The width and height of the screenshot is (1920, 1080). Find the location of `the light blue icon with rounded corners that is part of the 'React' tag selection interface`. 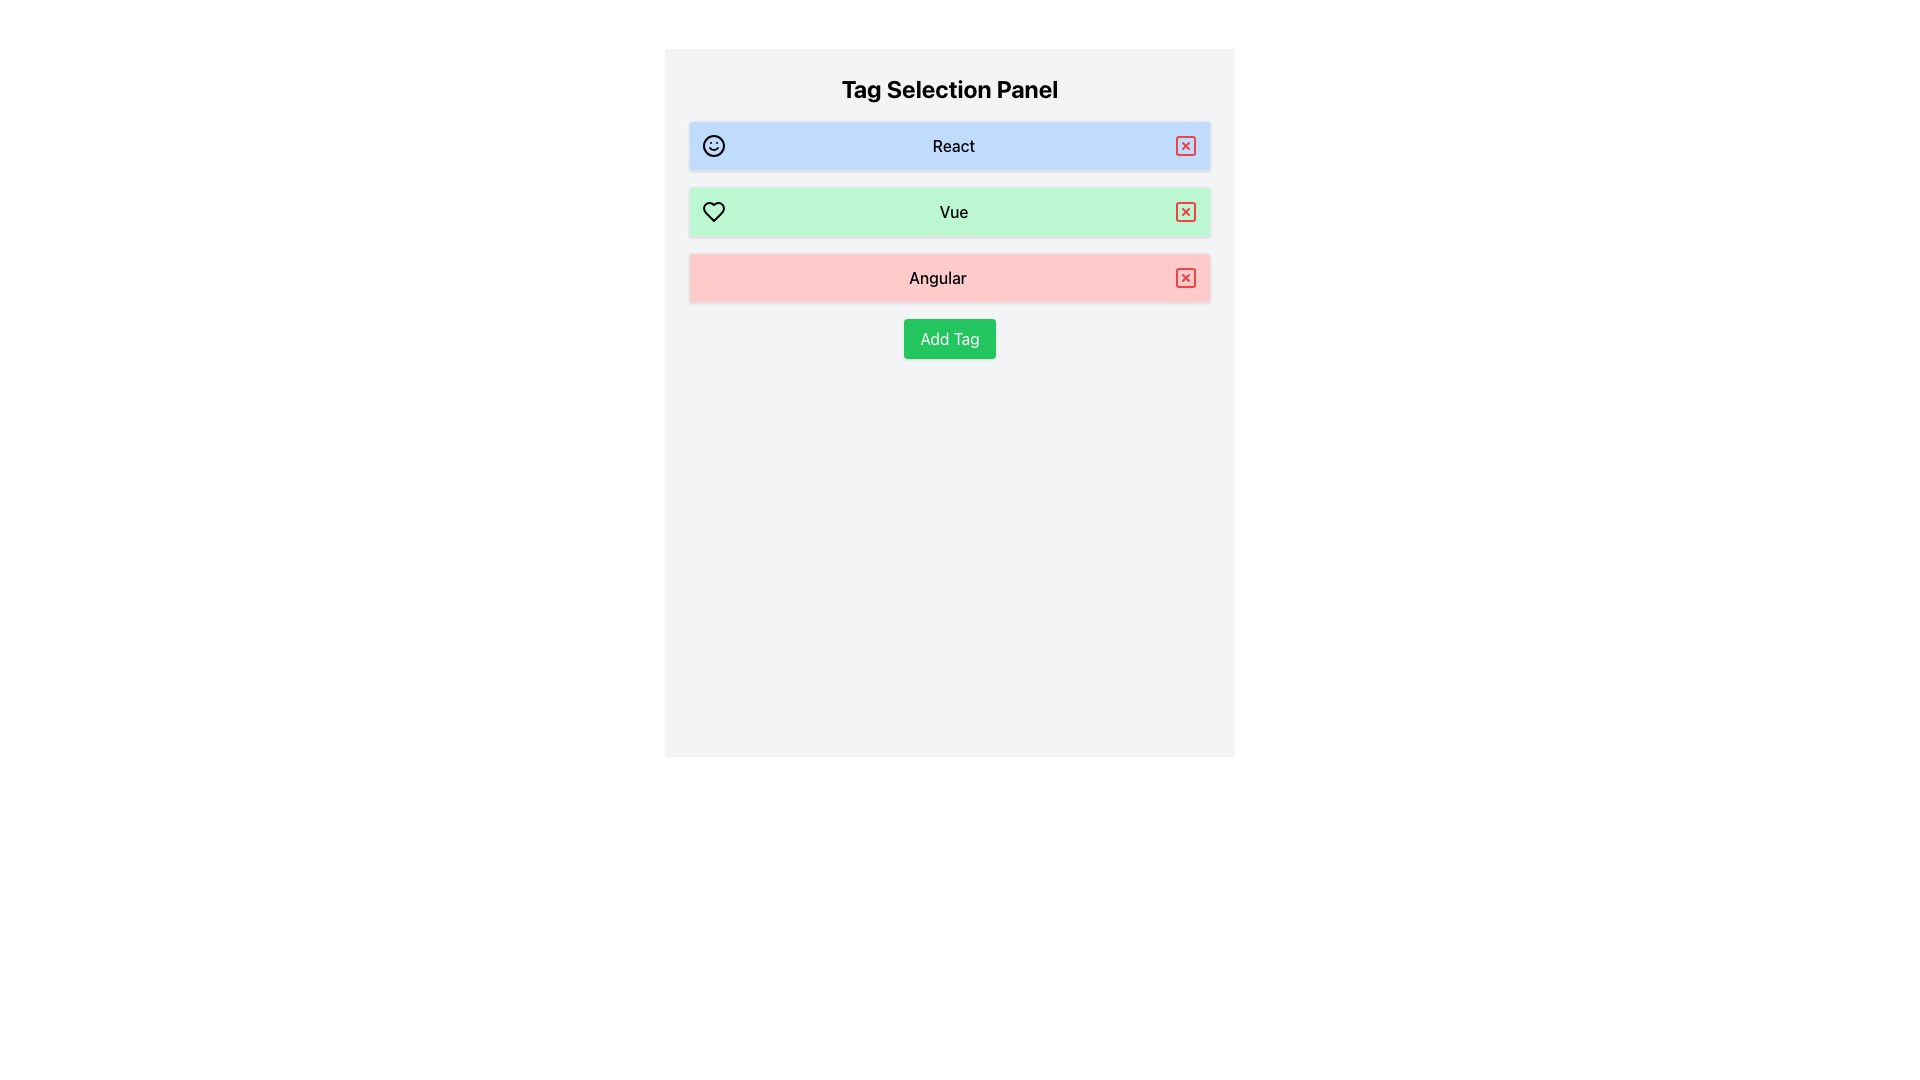

the light blue icon with rounded corners that is part of the 'React' tag selection interface is located at coordinates (1185, 145).